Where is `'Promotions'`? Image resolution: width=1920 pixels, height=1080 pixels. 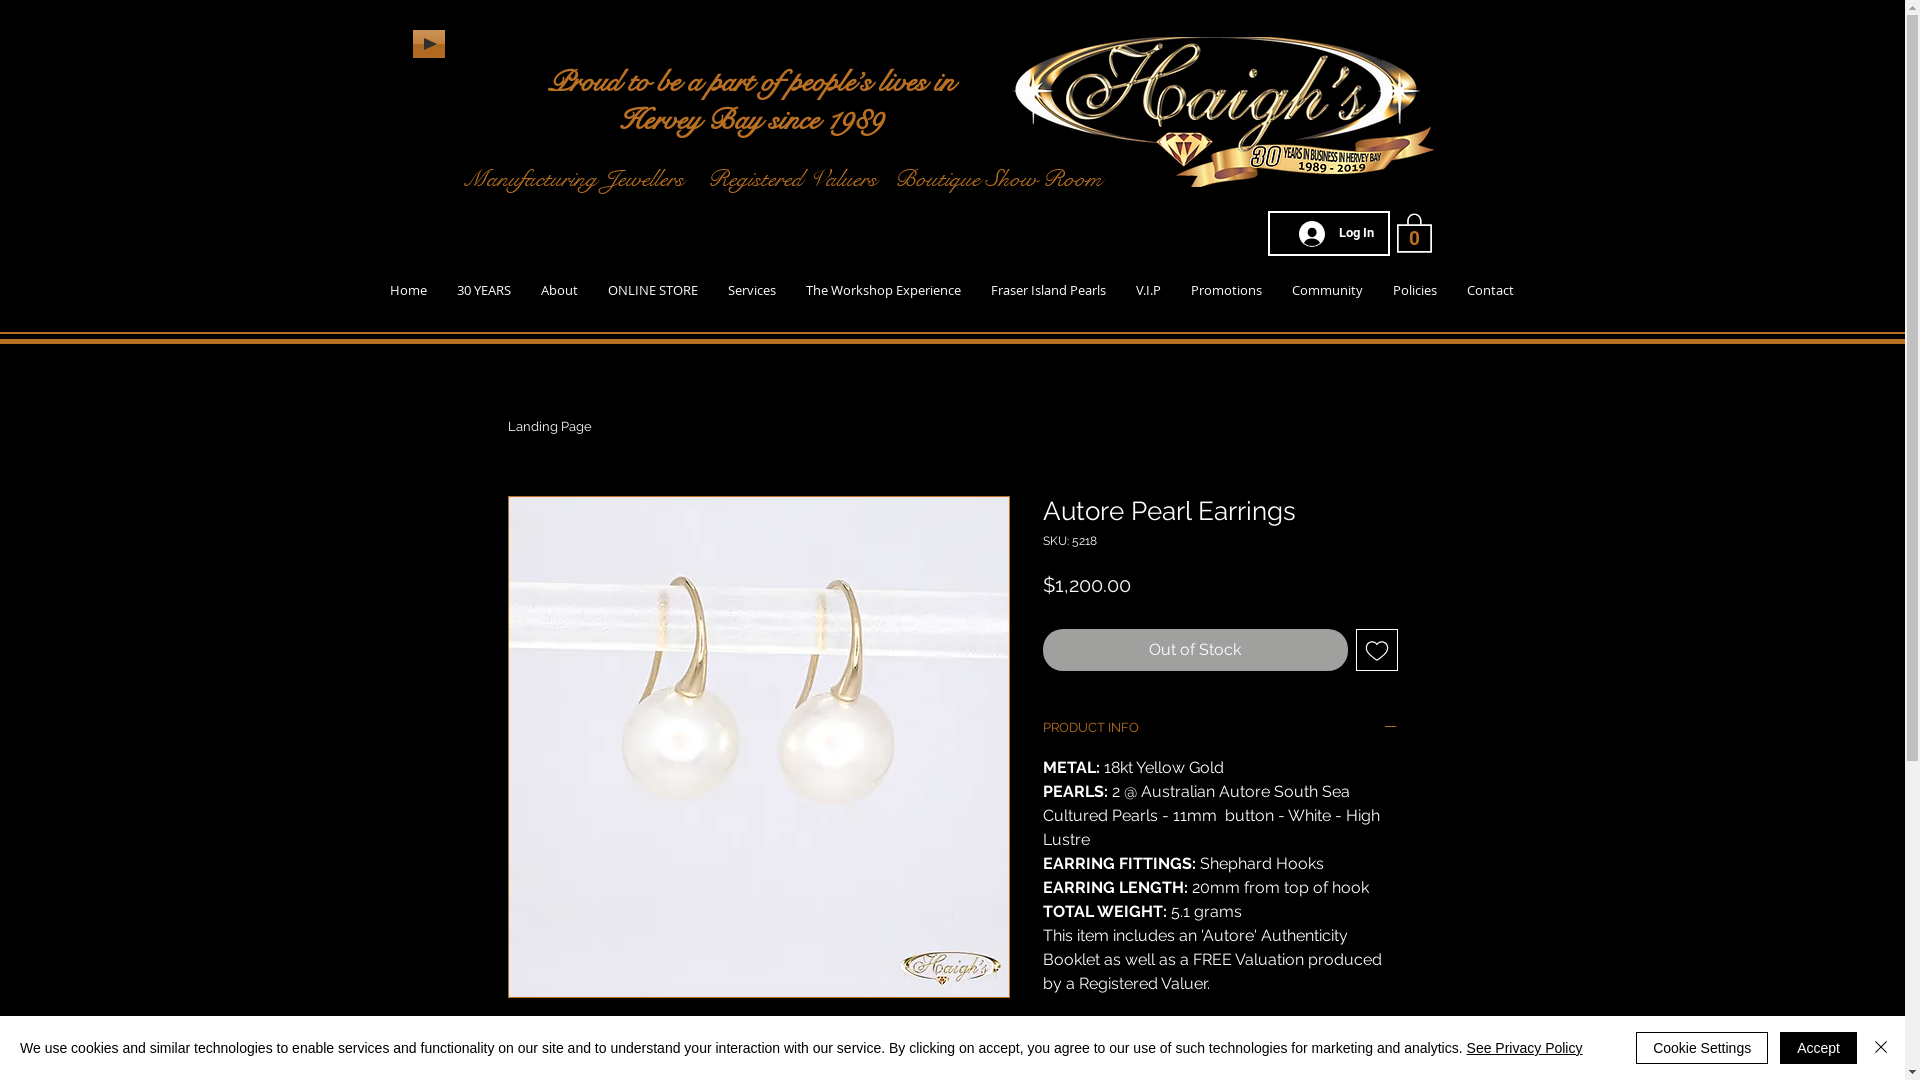 'Promotions' is located at coordinates (1176, 289).